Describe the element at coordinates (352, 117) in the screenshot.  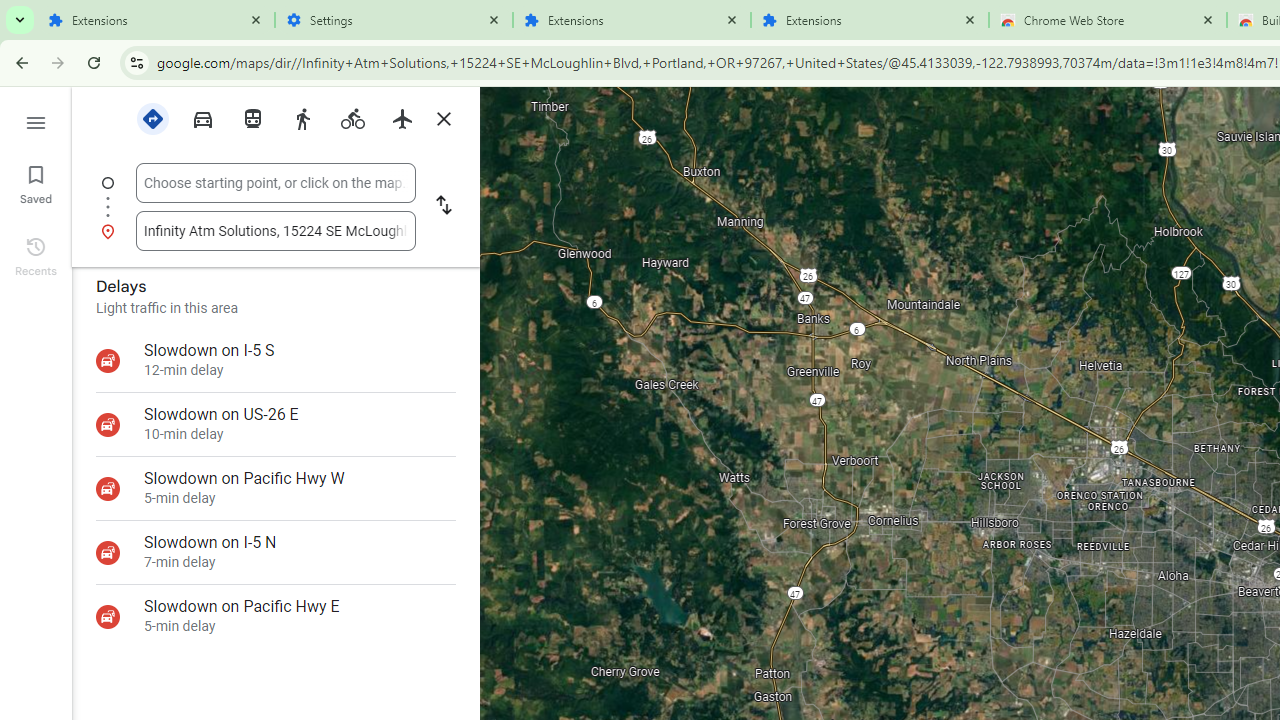
I see `'Cycling'` at that location.